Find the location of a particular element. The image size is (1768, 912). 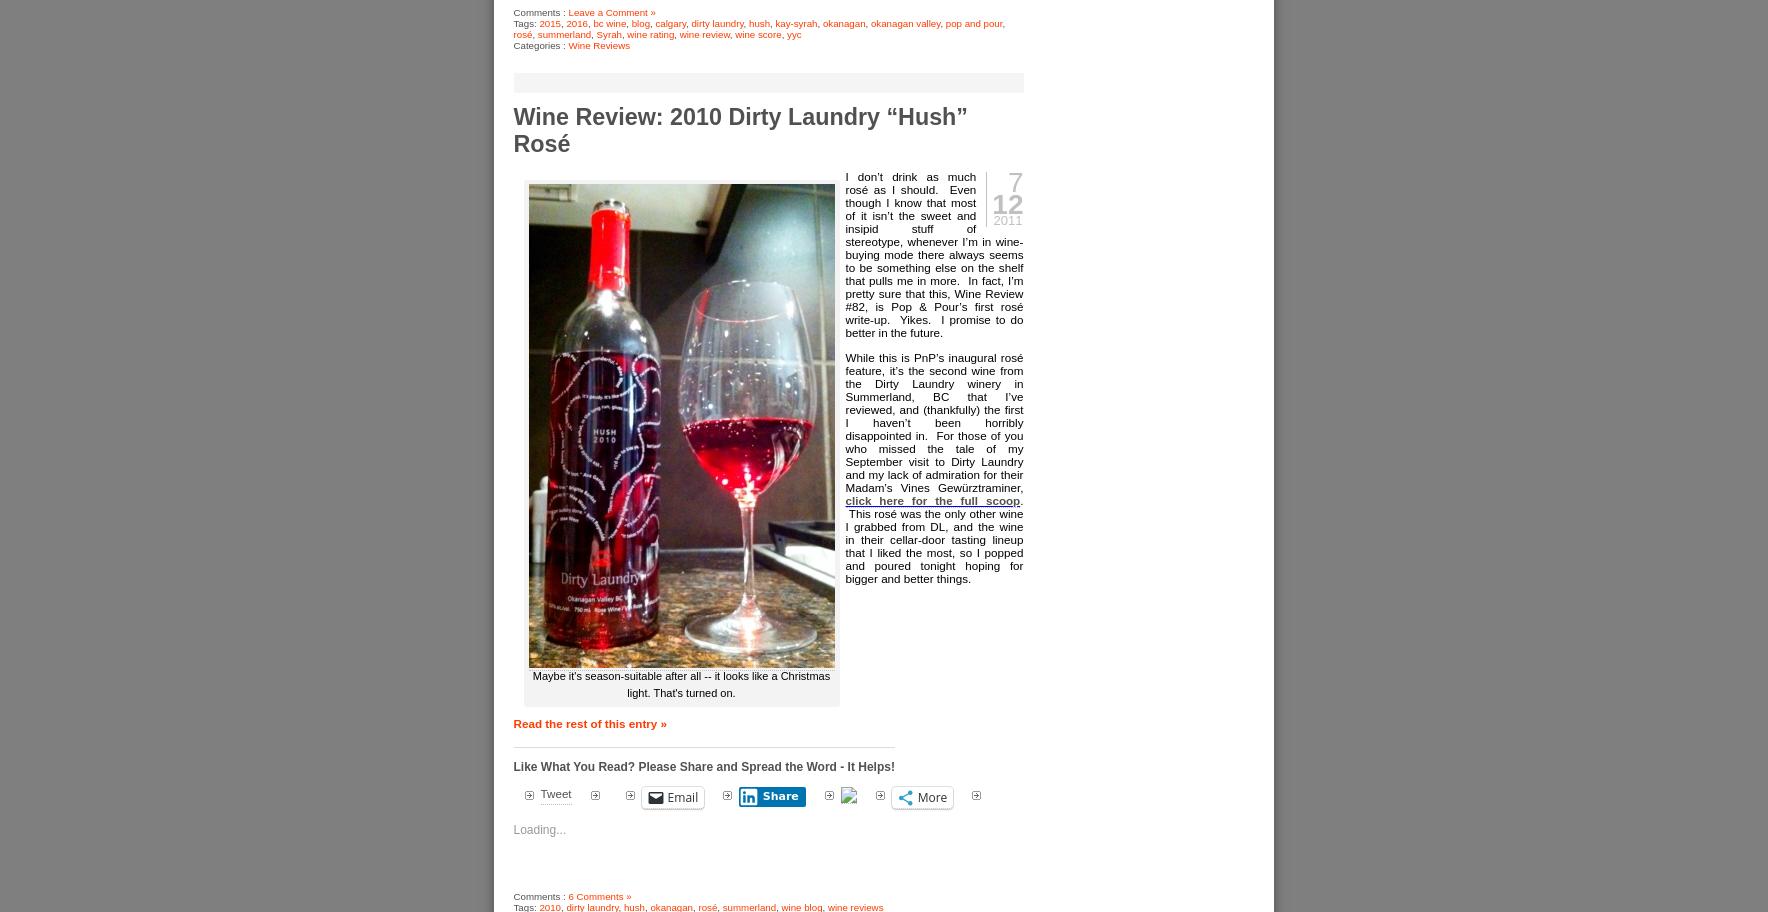

'rosé' is located at coordinates (521, 33).